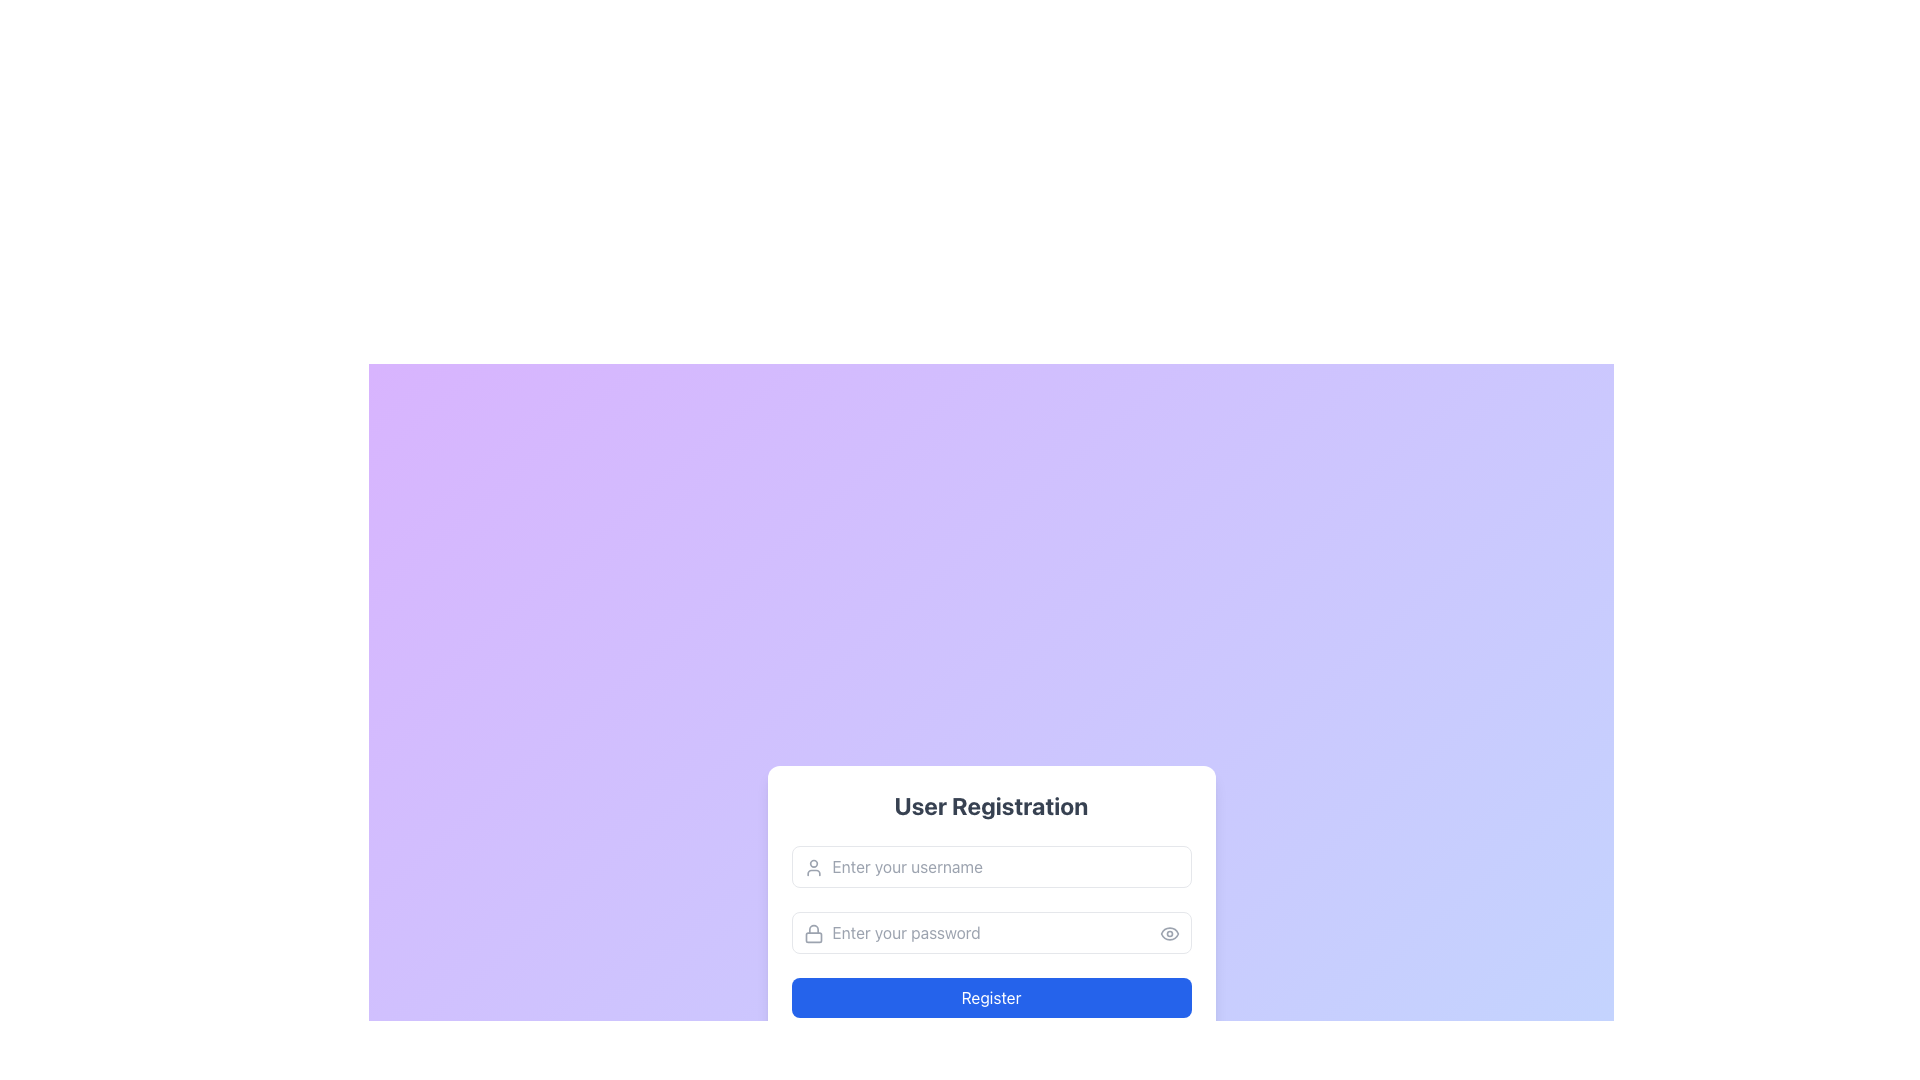  I want to click on the decorative SVG rectangle that forms the body of the lock icon located to the left of the password input field in the registration form, so click(813, 937).